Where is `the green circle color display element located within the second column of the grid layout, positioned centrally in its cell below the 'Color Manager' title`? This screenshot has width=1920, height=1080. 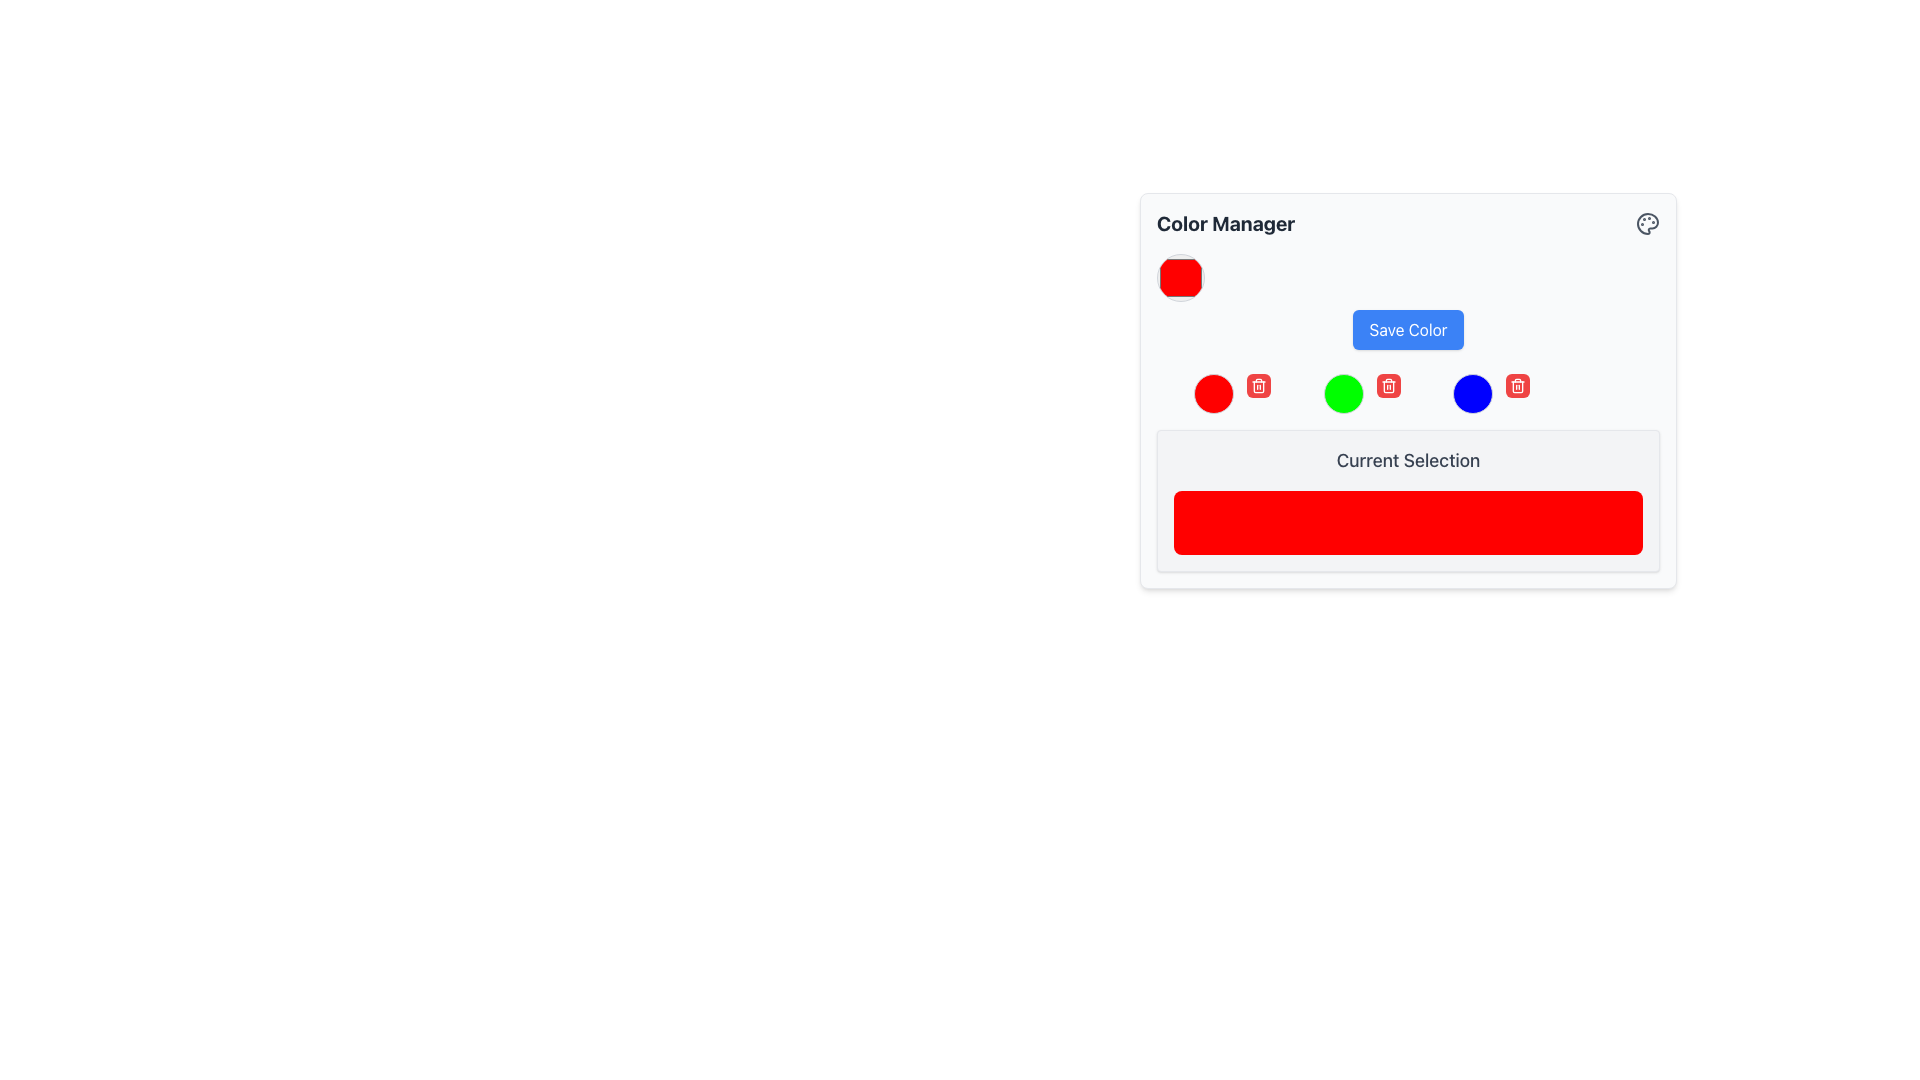 the green circle color display element located within the second column of the grid layout, positioned centrally in its cell below the 'Color Manager' title is located at coordinates (1343, 393).